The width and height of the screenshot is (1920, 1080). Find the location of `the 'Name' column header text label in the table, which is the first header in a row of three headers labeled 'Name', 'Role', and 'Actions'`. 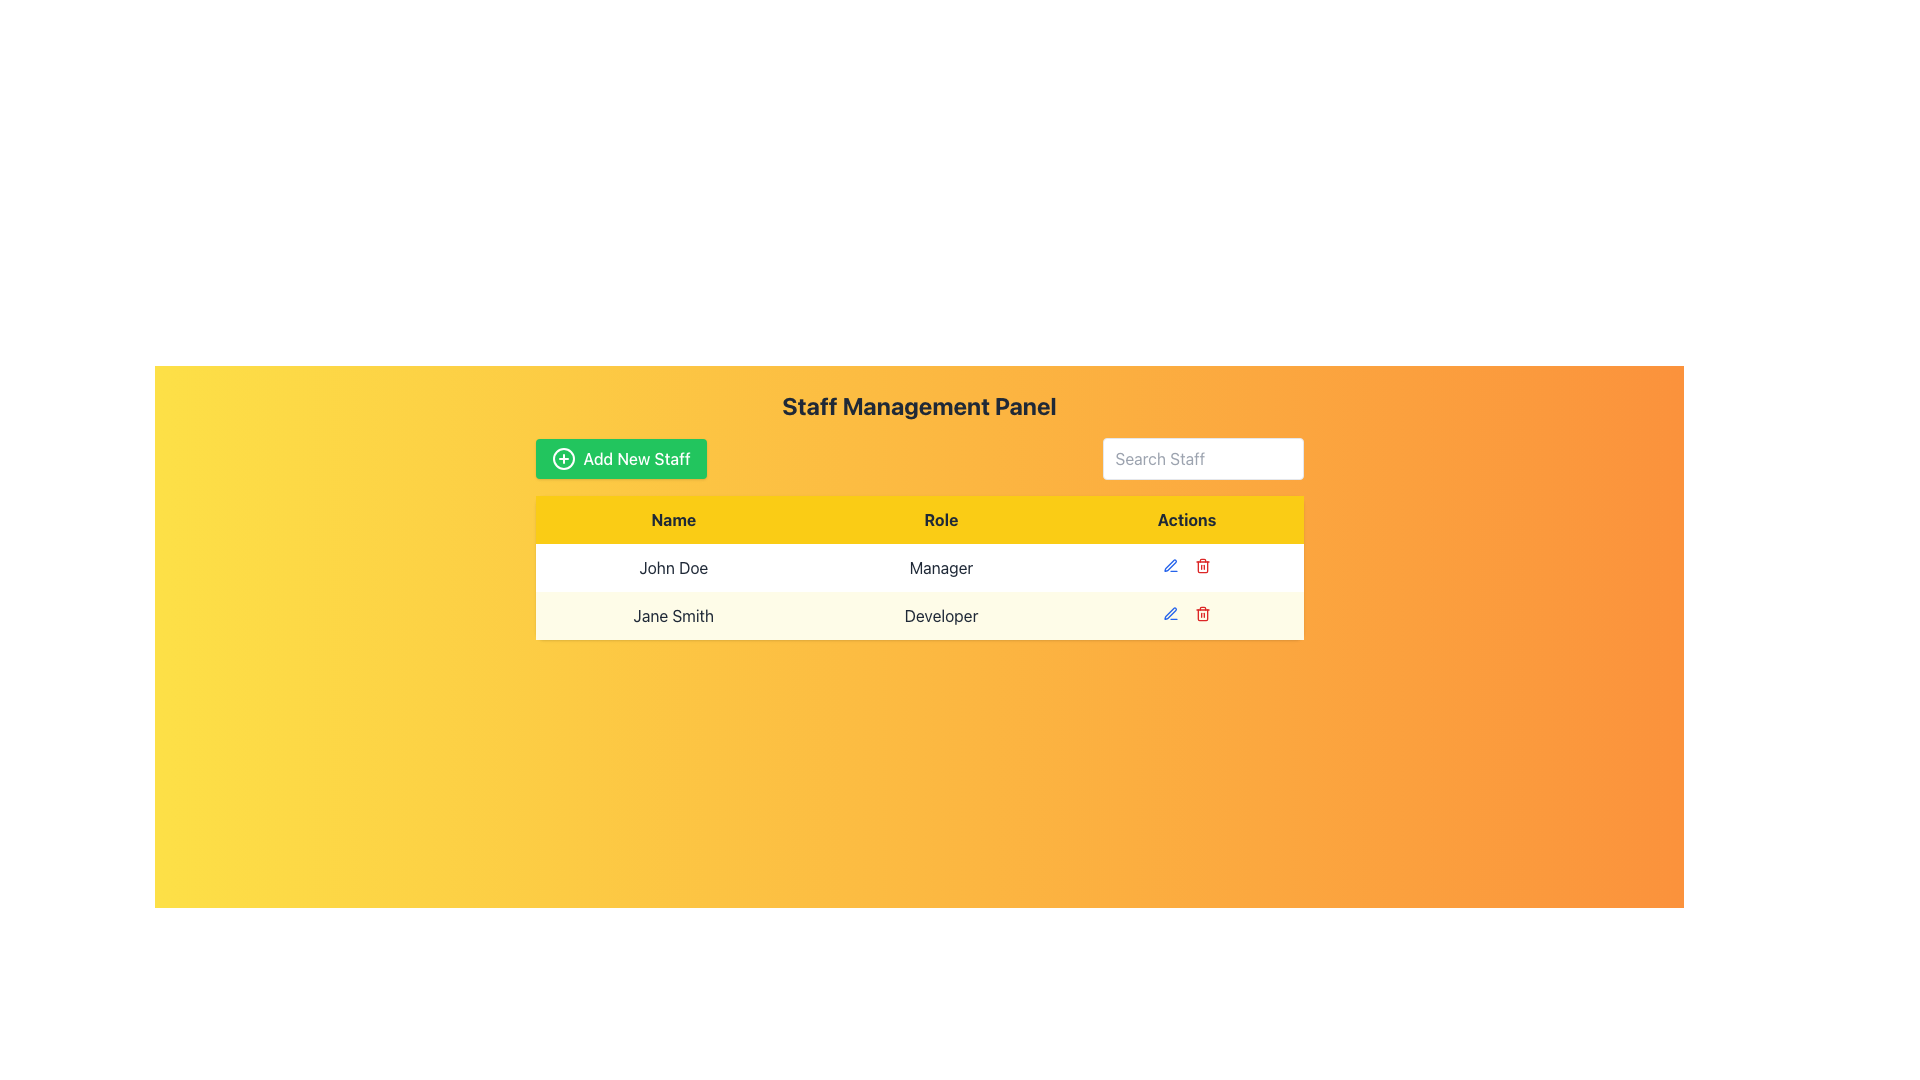

the 'Name' column header text label in the table, which is the first header in a row of three headers labeled 'Name', 'Role', and 'Actions' is located at coordinates (673, 519).